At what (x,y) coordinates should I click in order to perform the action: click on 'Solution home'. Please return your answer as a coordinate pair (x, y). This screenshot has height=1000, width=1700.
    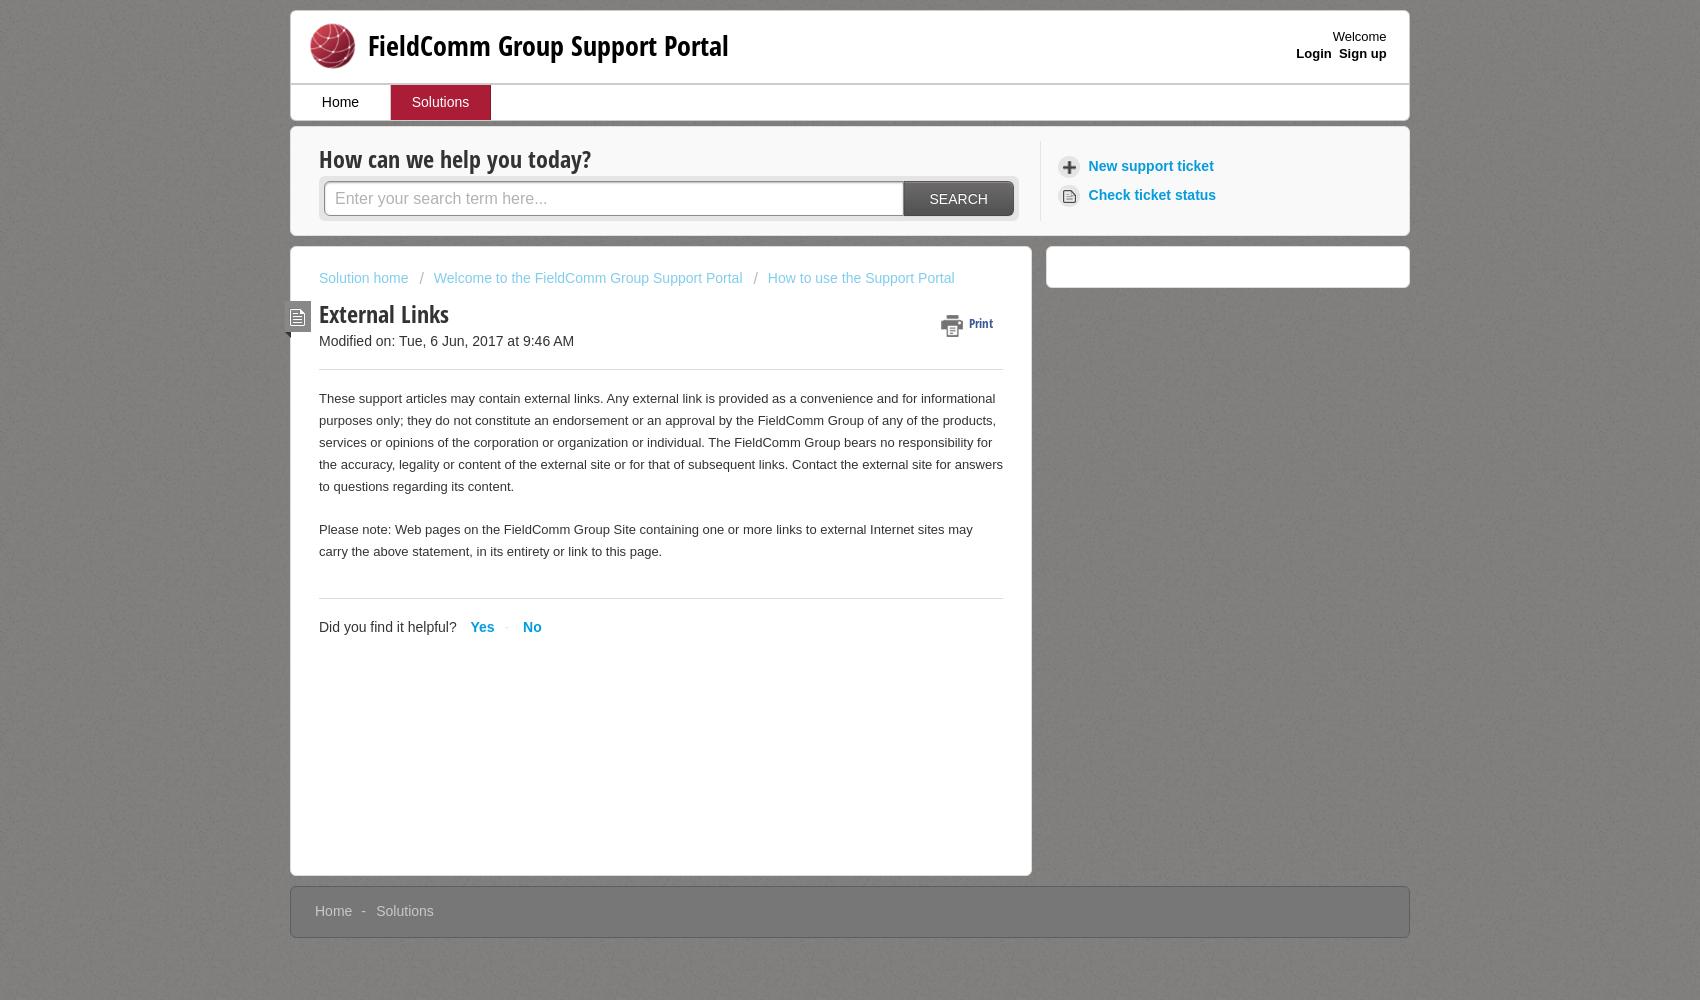
    Looking at the image, I should click on (364, 278).